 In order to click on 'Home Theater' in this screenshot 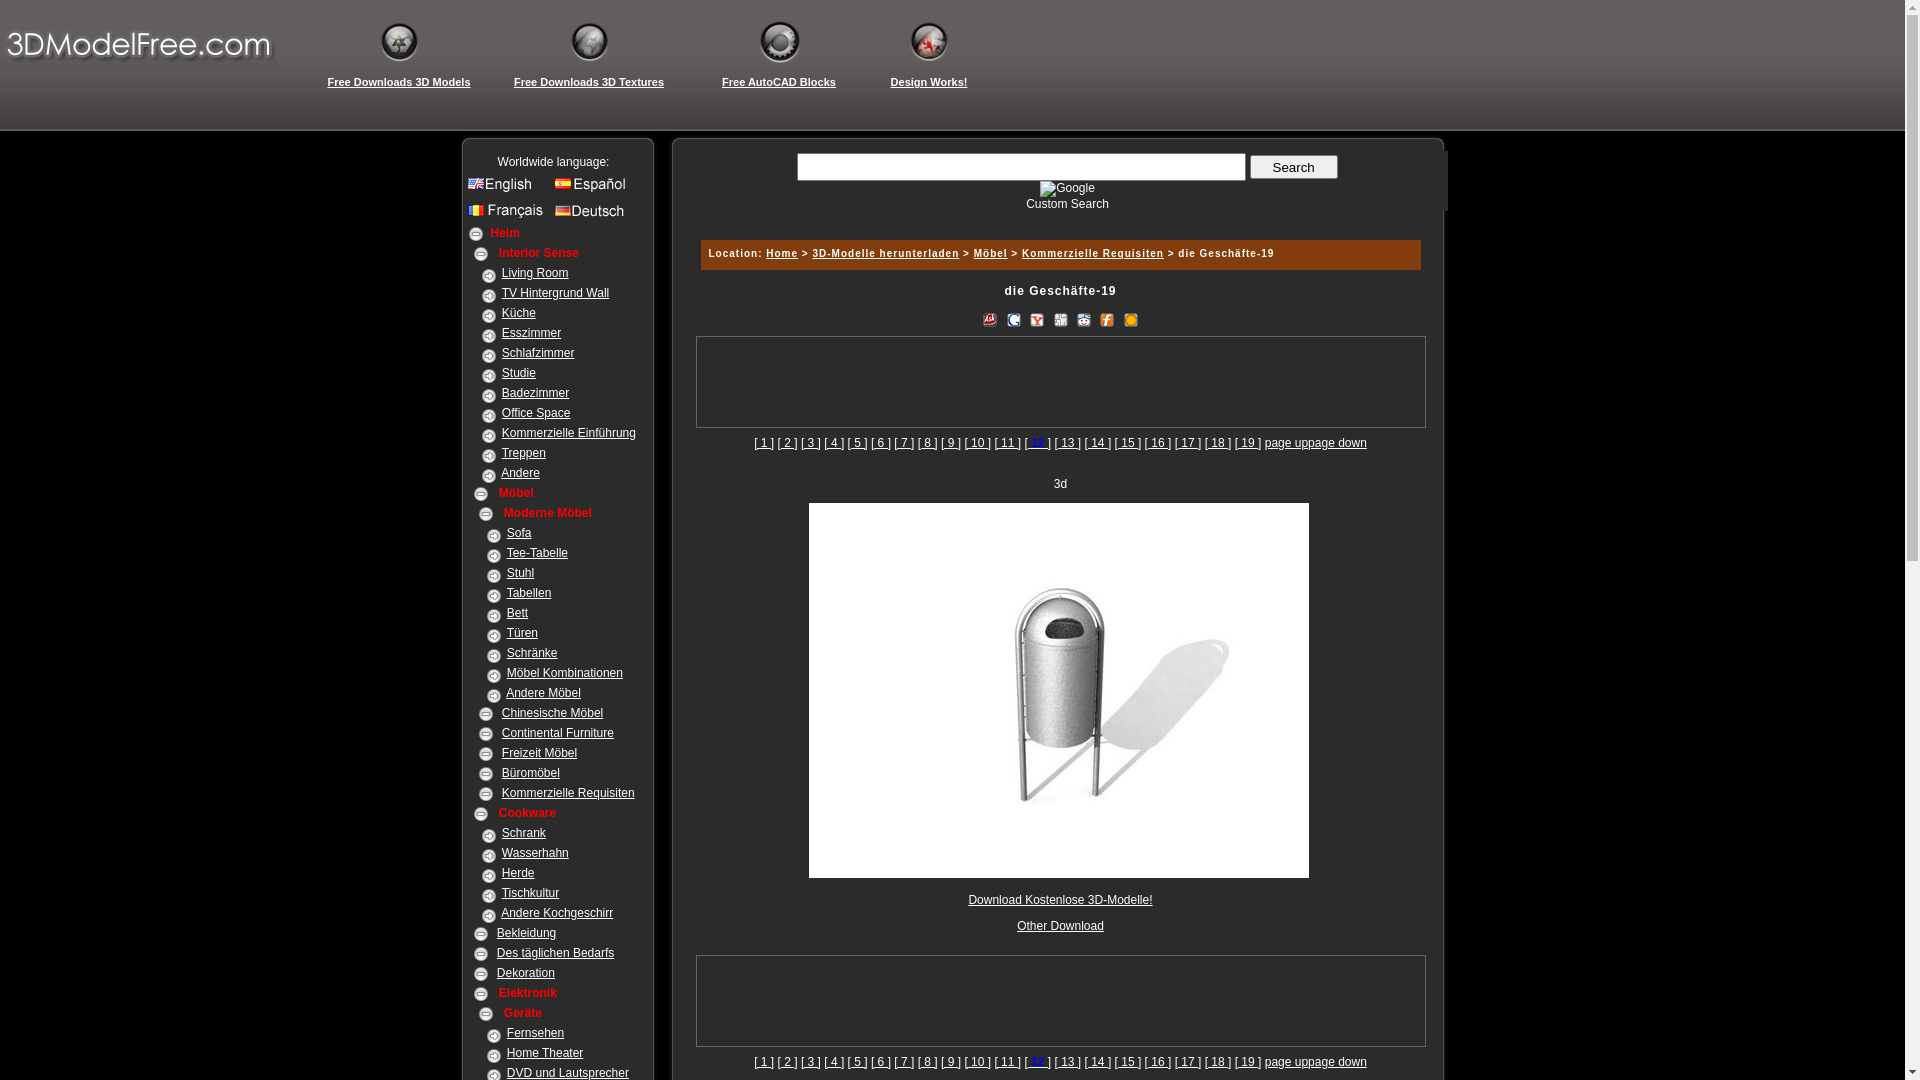, I will do `click(545, 1052)`.